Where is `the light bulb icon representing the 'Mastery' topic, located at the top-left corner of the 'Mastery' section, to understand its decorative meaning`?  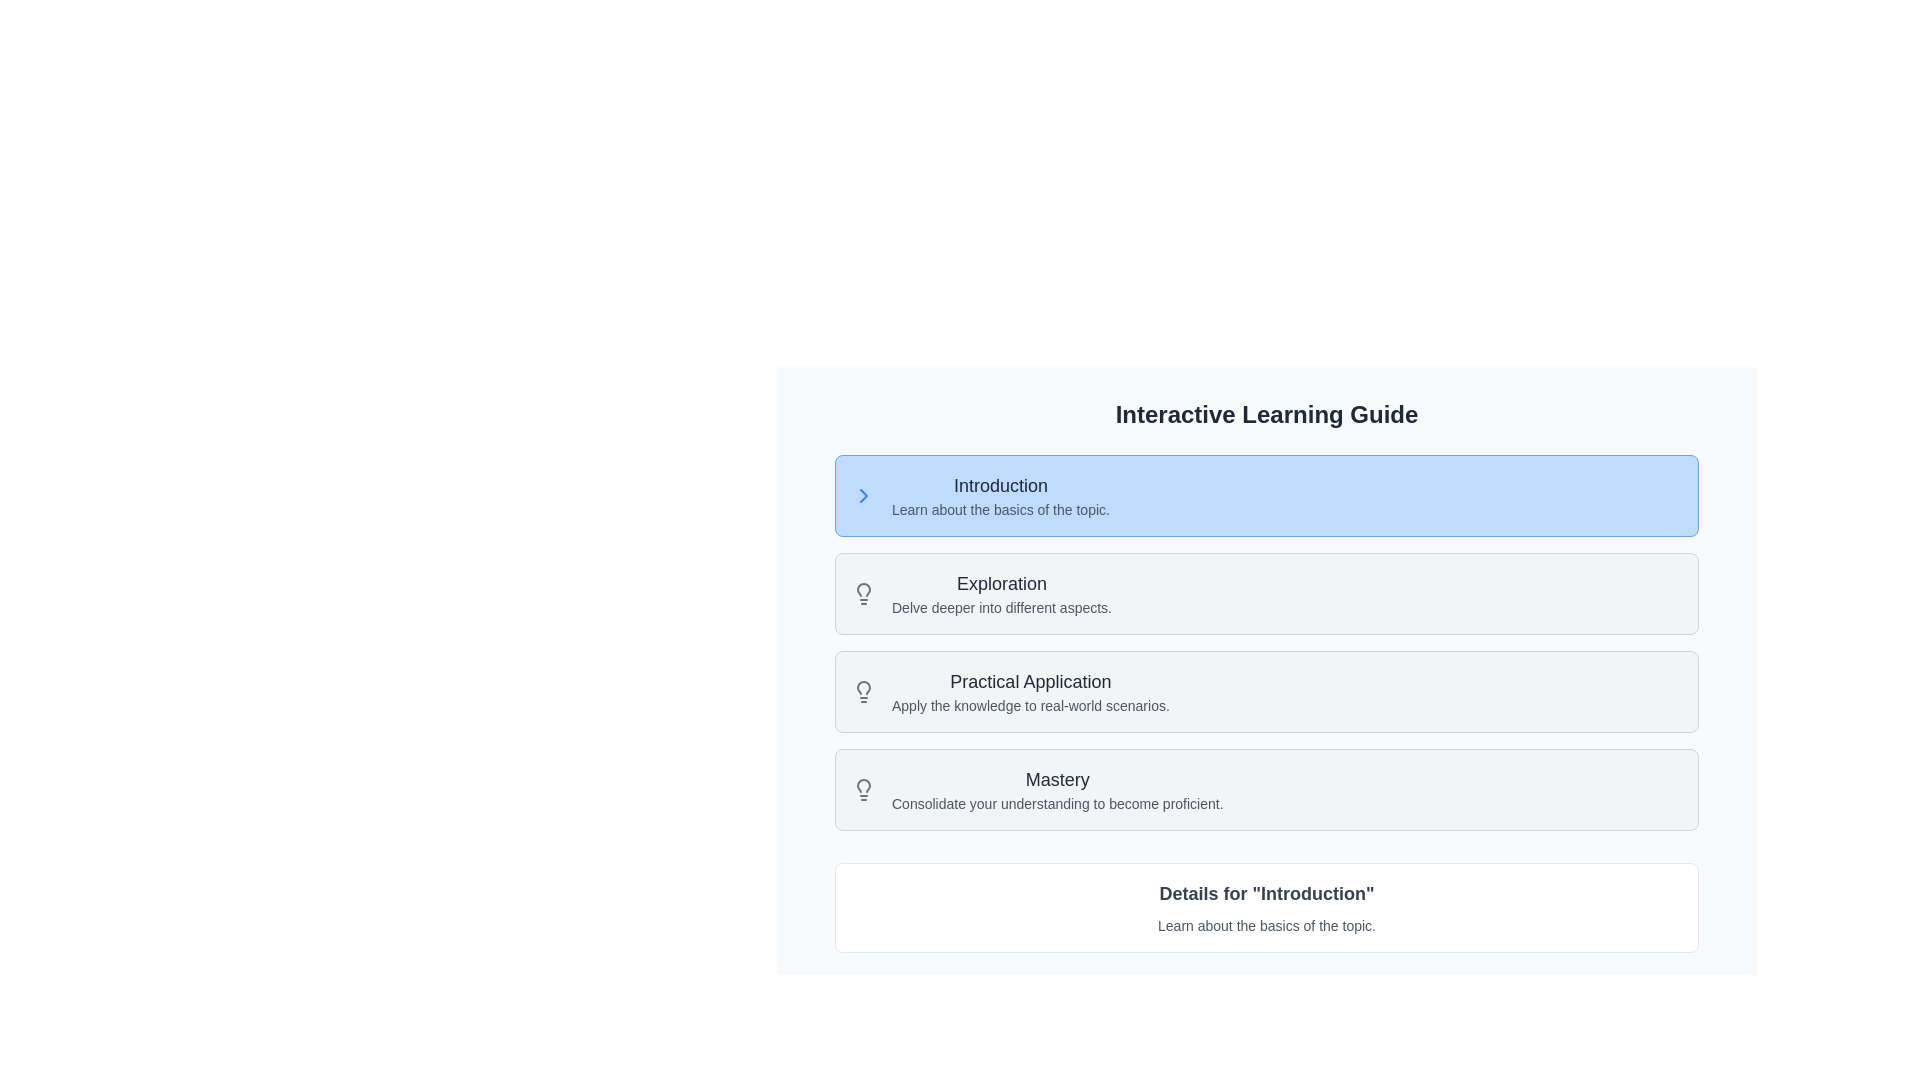 the light bulb icon representing the 'Mastery' topic, located at the top-left corner of the 'Mastery' section, to understand its decorative meaning is located at coordinates (864, 789).